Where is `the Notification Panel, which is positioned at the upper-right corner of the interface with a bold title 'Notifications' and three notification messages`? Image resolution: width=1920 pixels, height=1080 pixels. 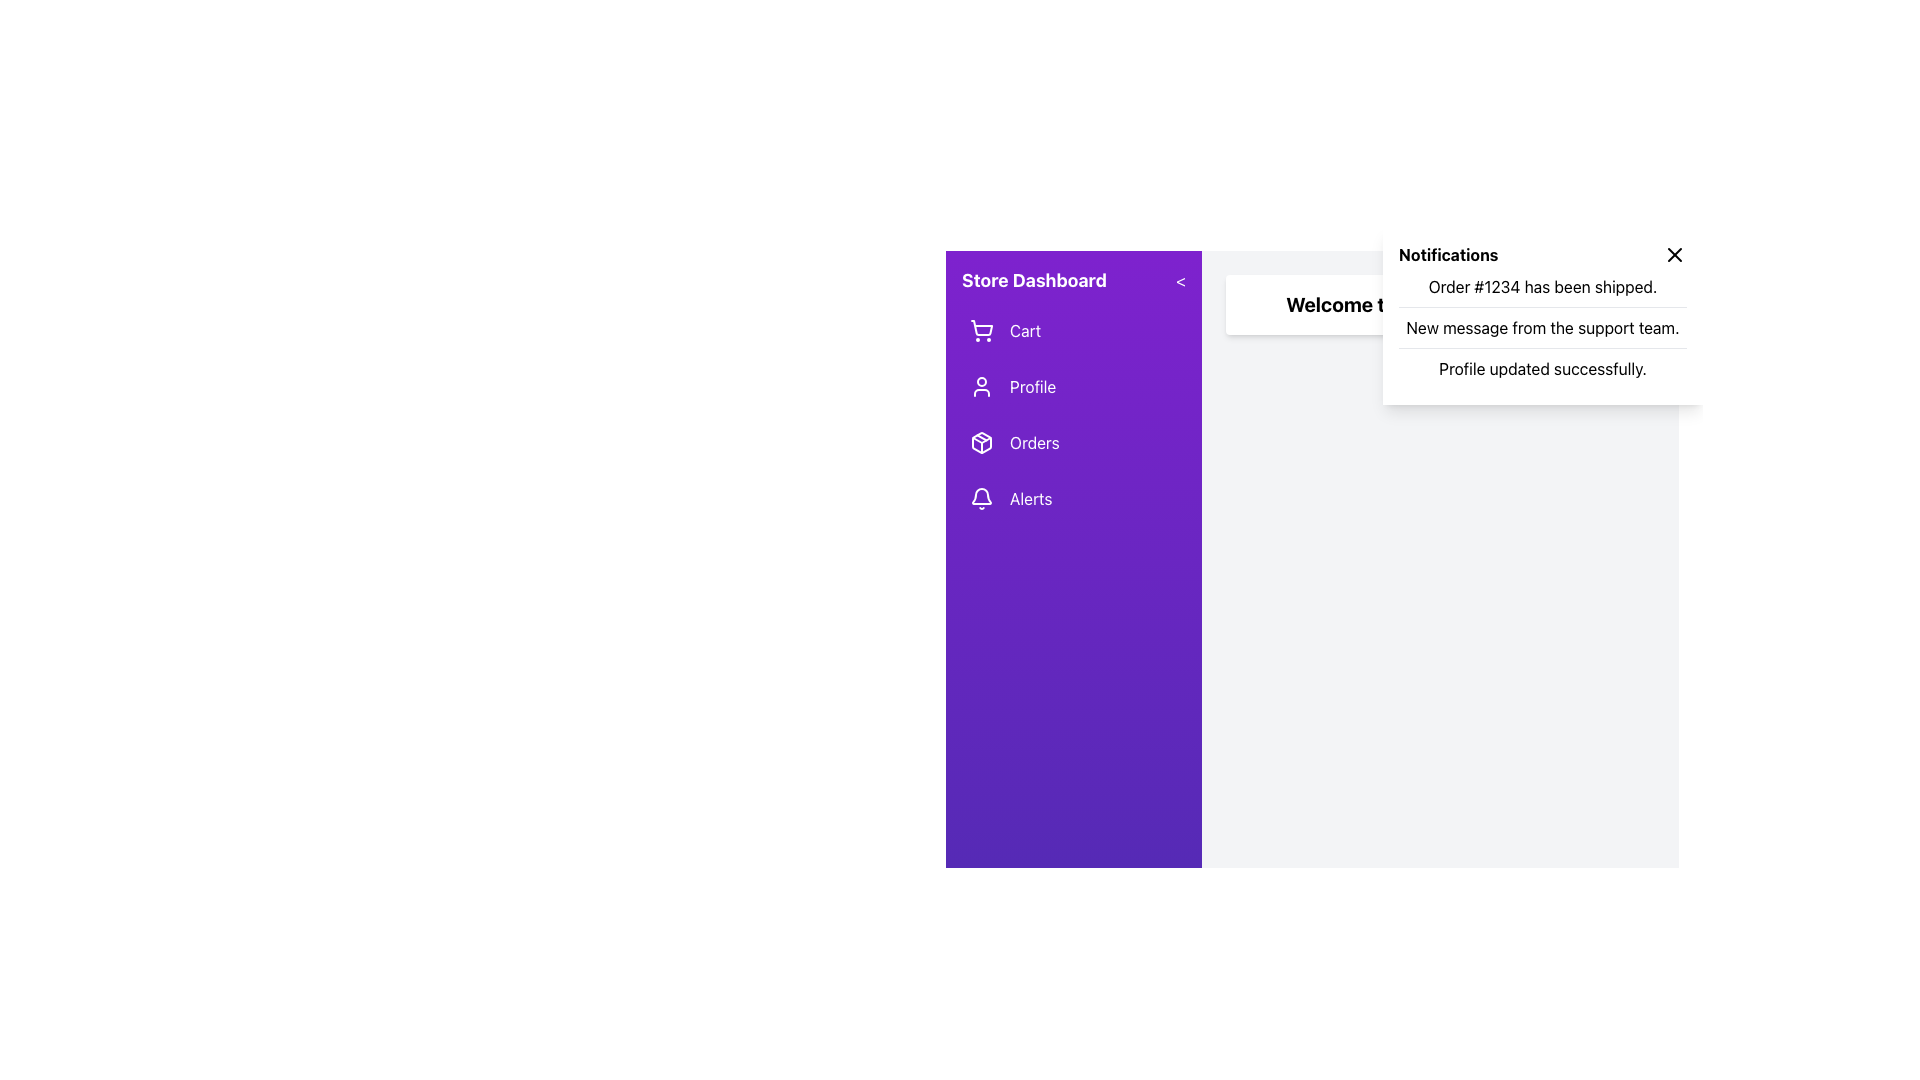 the Notification Panel, which is positioned at the upper-right corner of the interface with a bold title 'Notifications' and three notification messages is located at coordinates (1541, 315).